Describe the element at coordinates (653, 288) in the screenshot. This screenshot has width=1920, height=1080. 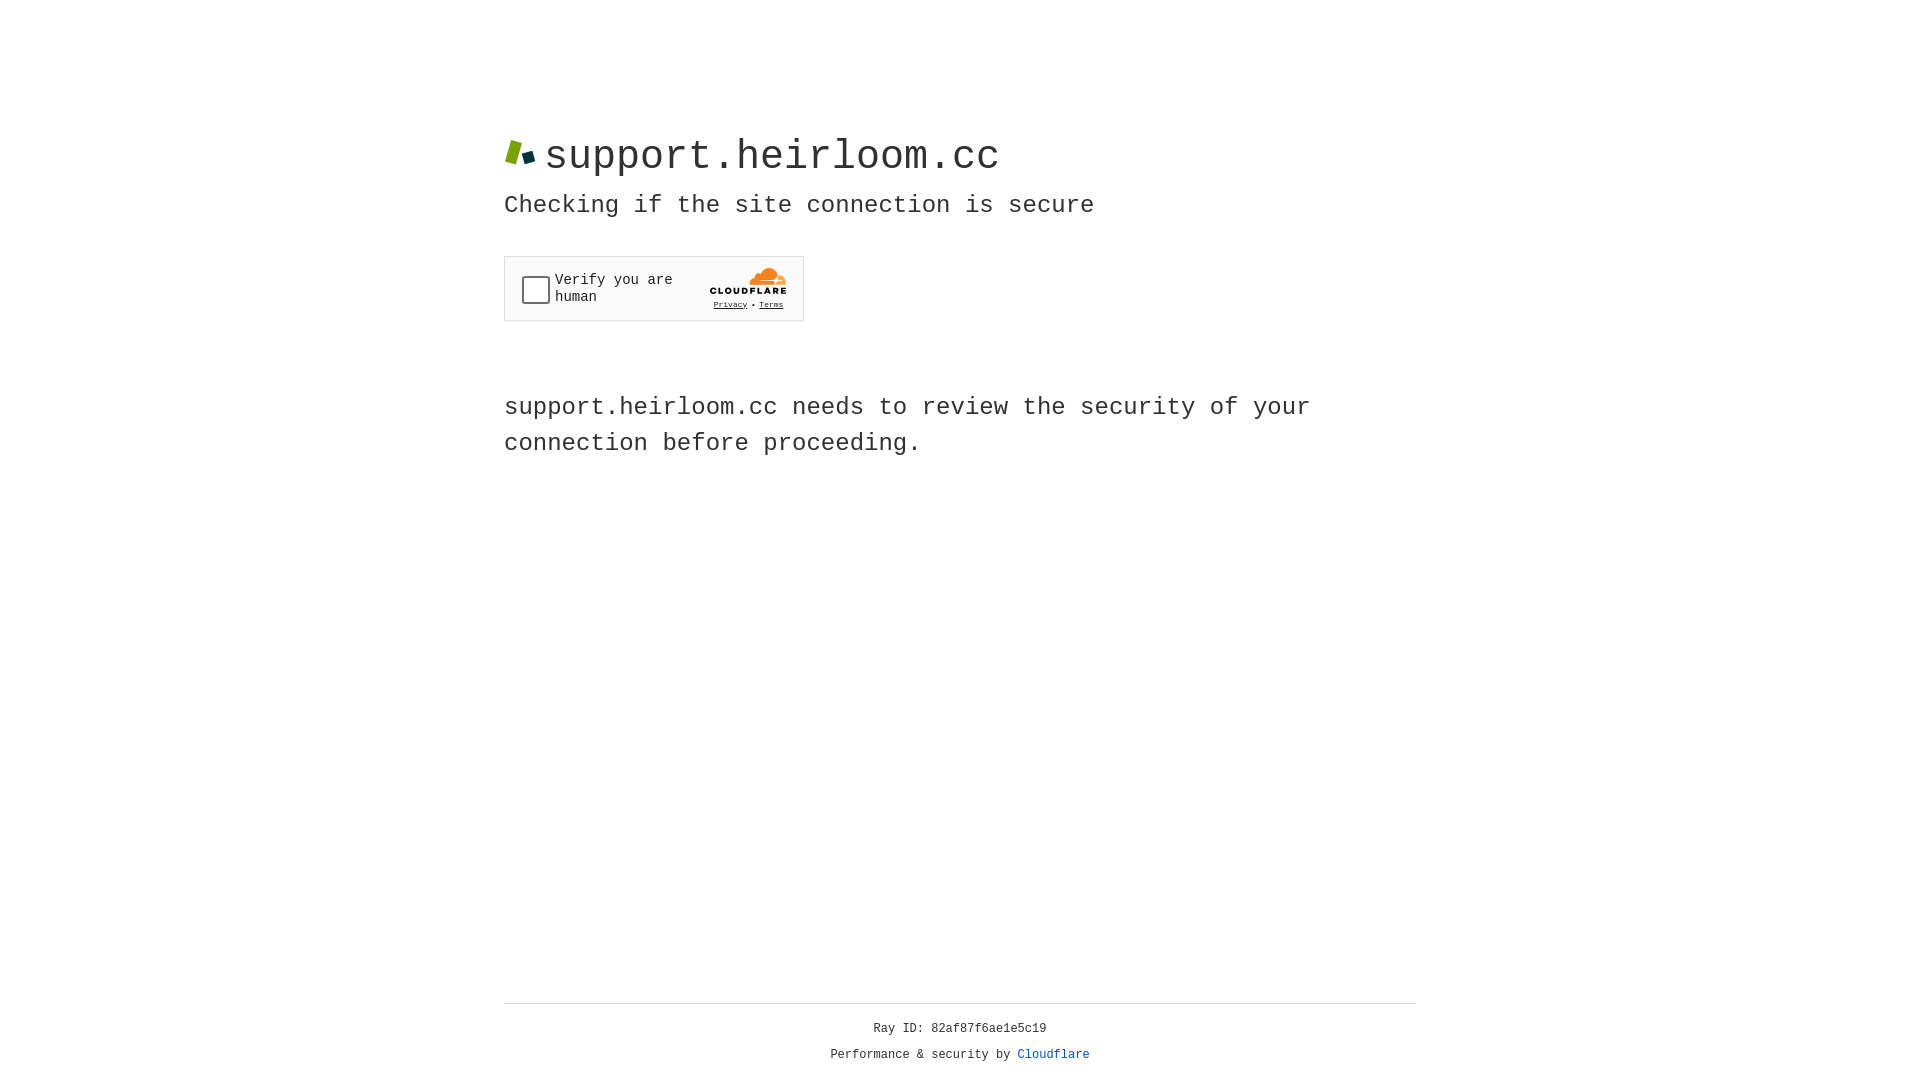
I see `'Widget containing a Cloudflare security challenge'` at that location.